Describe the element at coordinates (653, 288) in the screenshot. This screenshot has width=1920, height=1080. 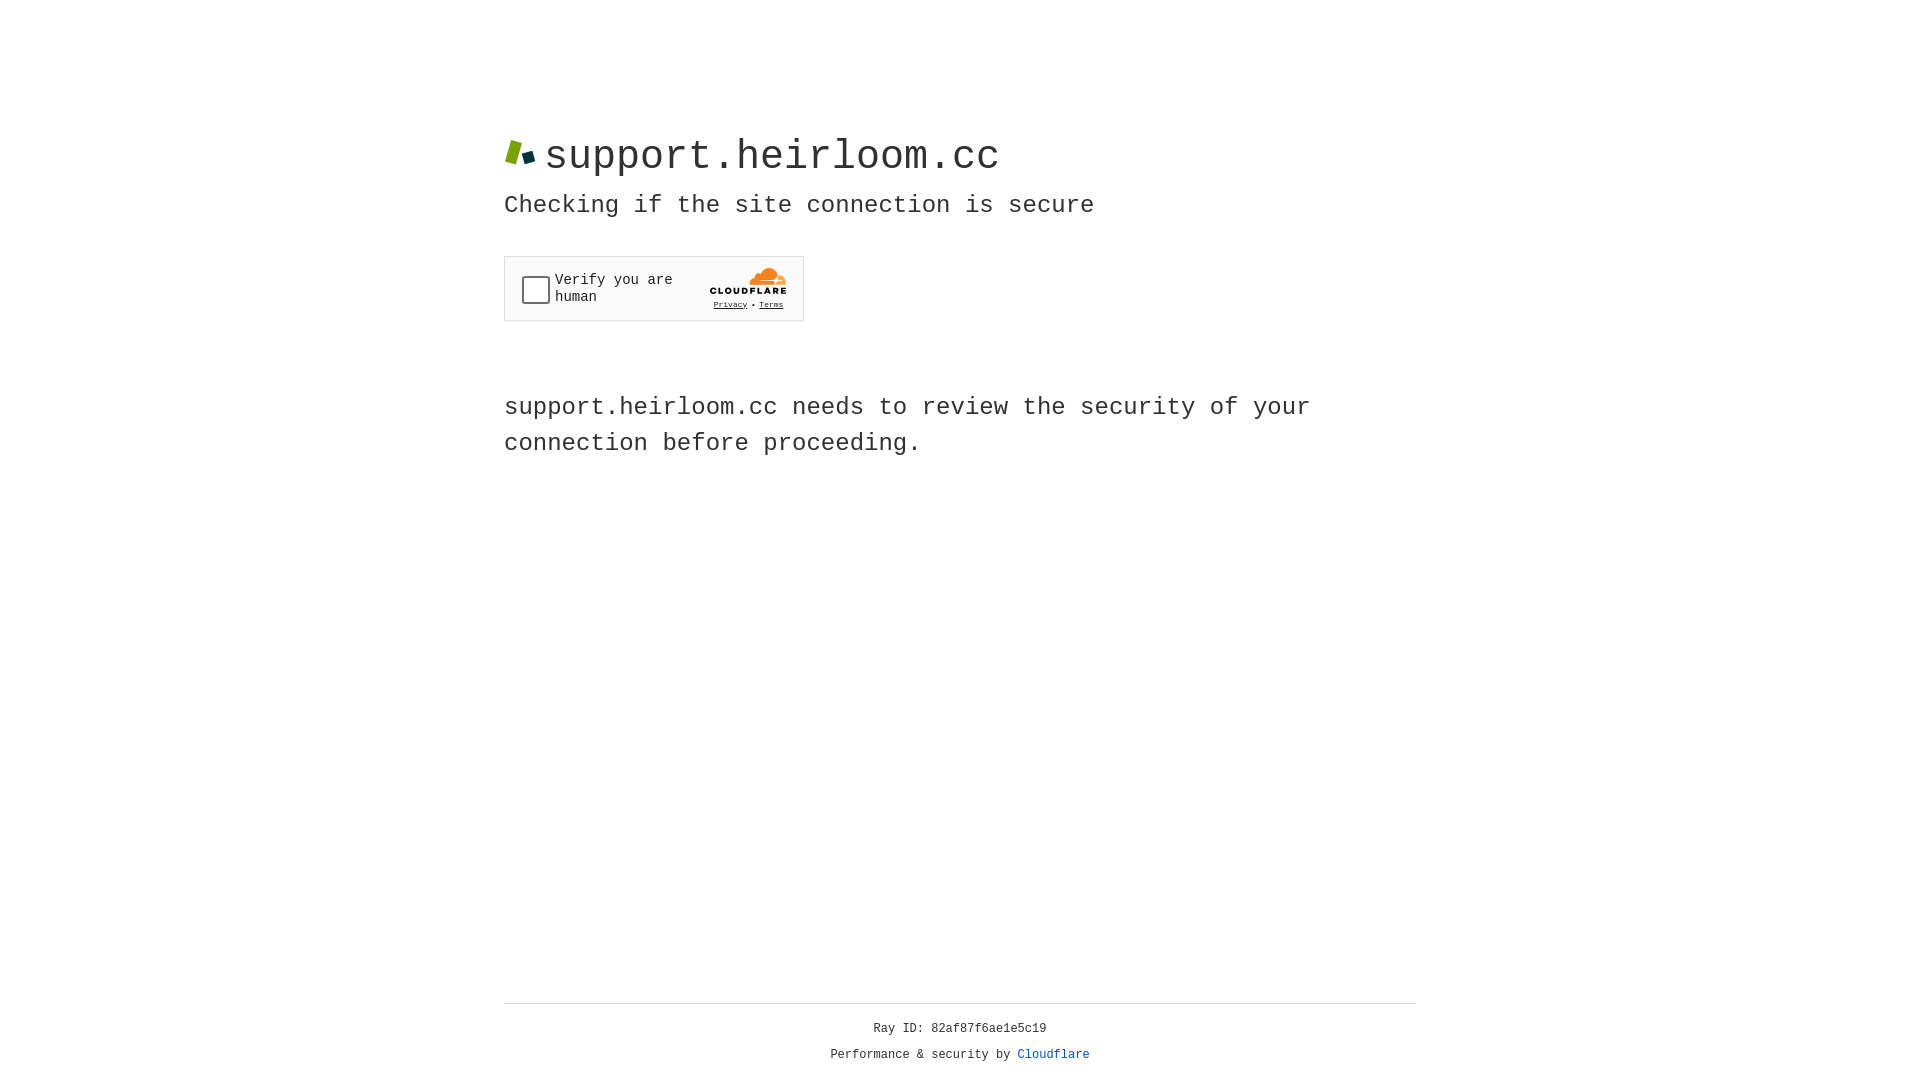
I see `'Widget containing a Cloudflare security challenge'` at that location.